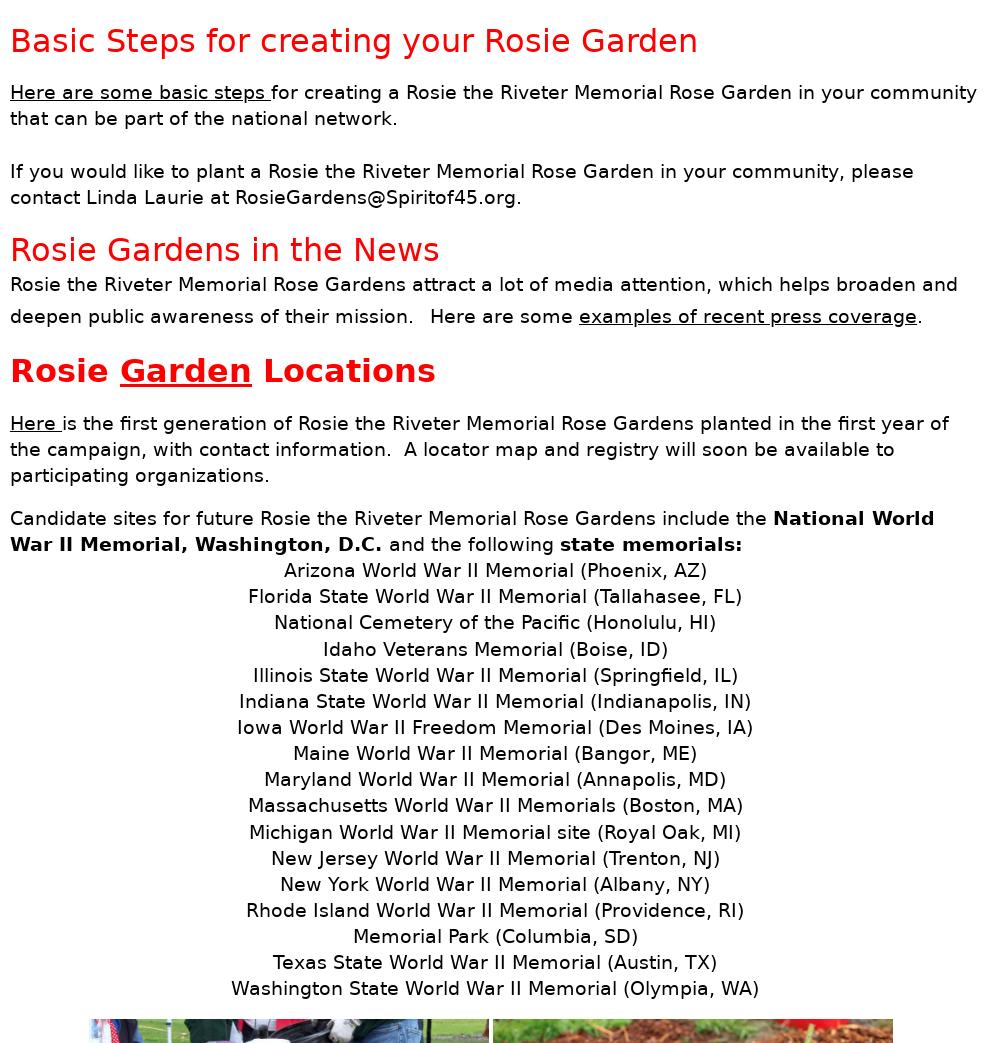 Image resolution: width=990 pixels, height=1043 pixels. What do you see at coordinates (493, 105) in the screenshot?
I see `'for creating a Rosie the Riveter Memorial Rose Garden in your community that can be part of the national network.'` at bounding box center [493, 105].